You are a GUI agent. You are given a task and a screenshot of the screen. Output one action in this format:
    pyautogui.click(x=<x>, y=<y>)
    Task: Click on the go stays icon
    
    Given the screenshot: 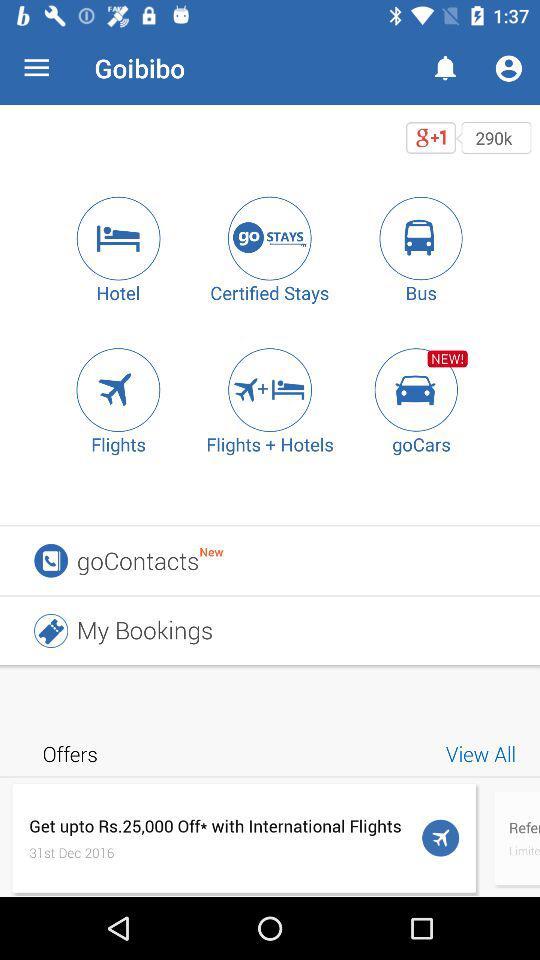 What is the action you would take?
    pyautogui.click(x=270, y=238)
    